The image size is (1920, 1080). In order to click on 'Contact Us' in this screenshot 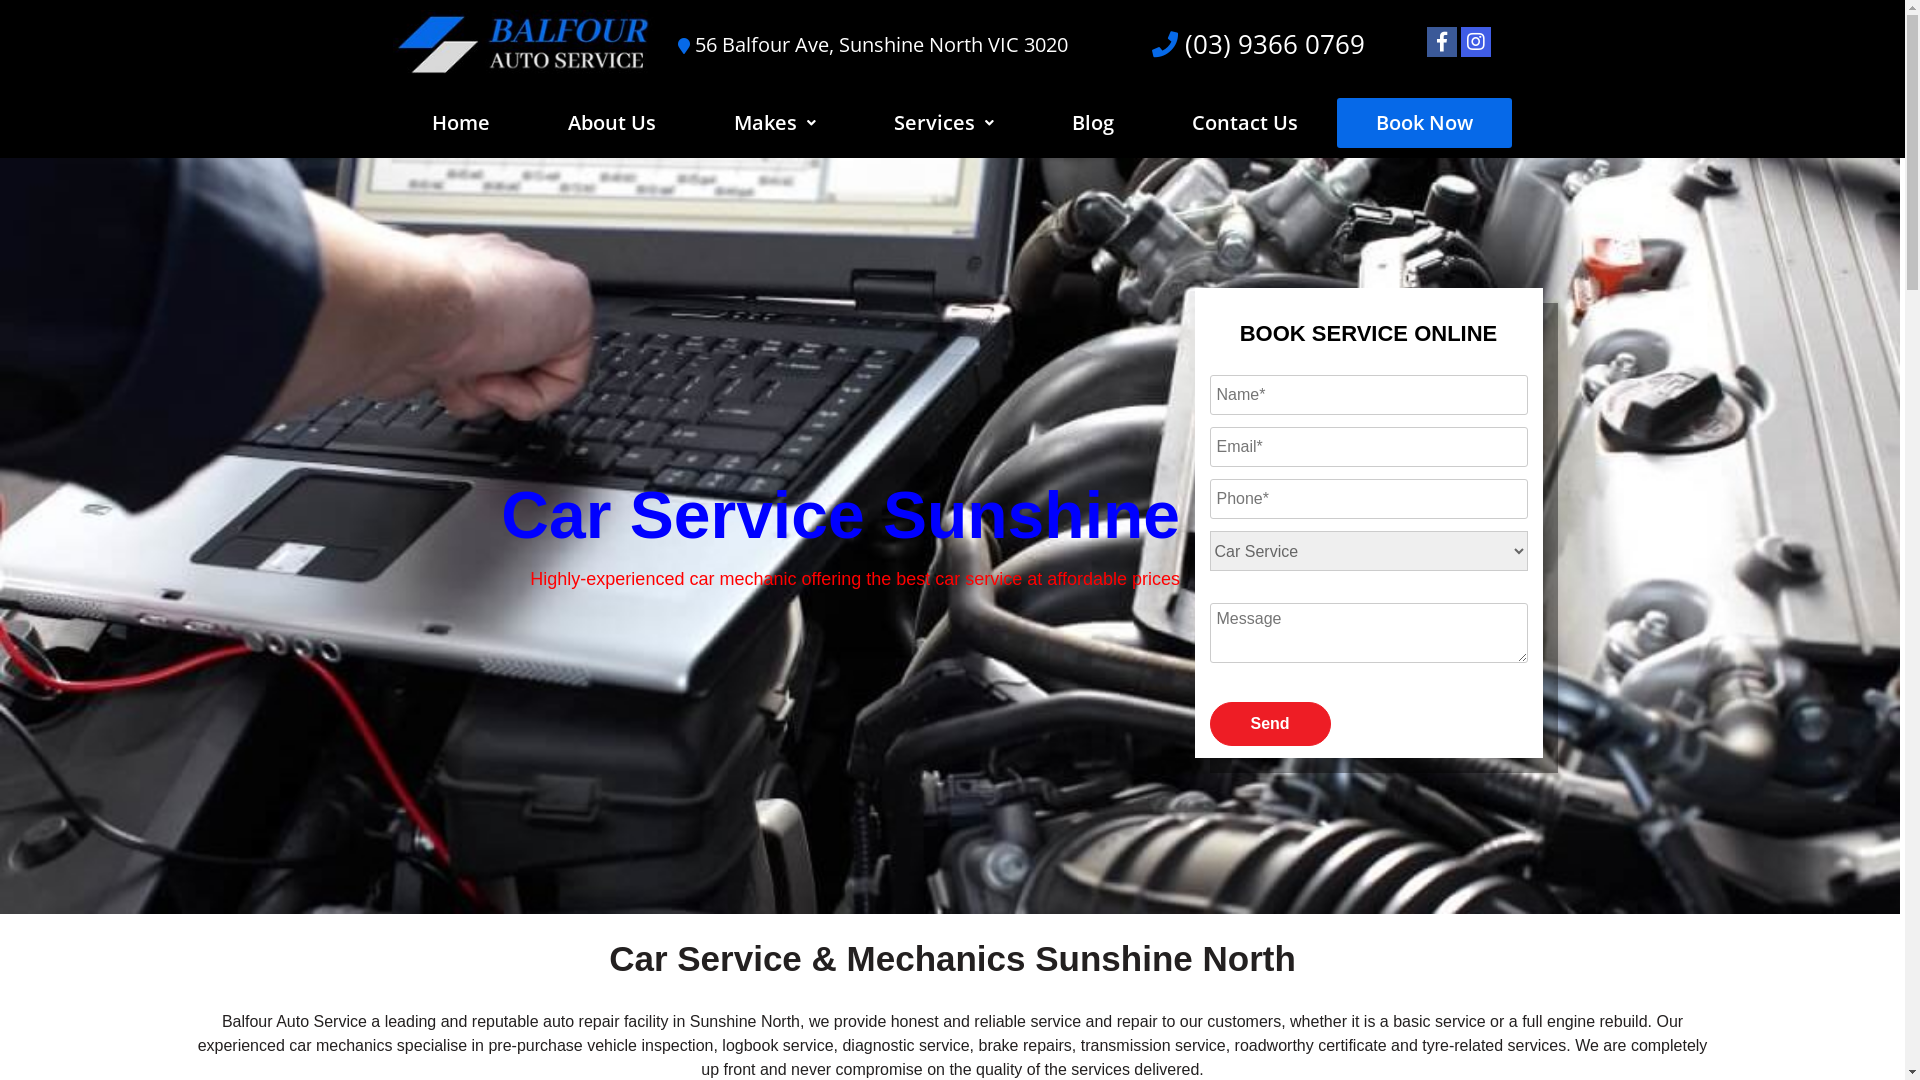, I will do `click(1243, 123)`.